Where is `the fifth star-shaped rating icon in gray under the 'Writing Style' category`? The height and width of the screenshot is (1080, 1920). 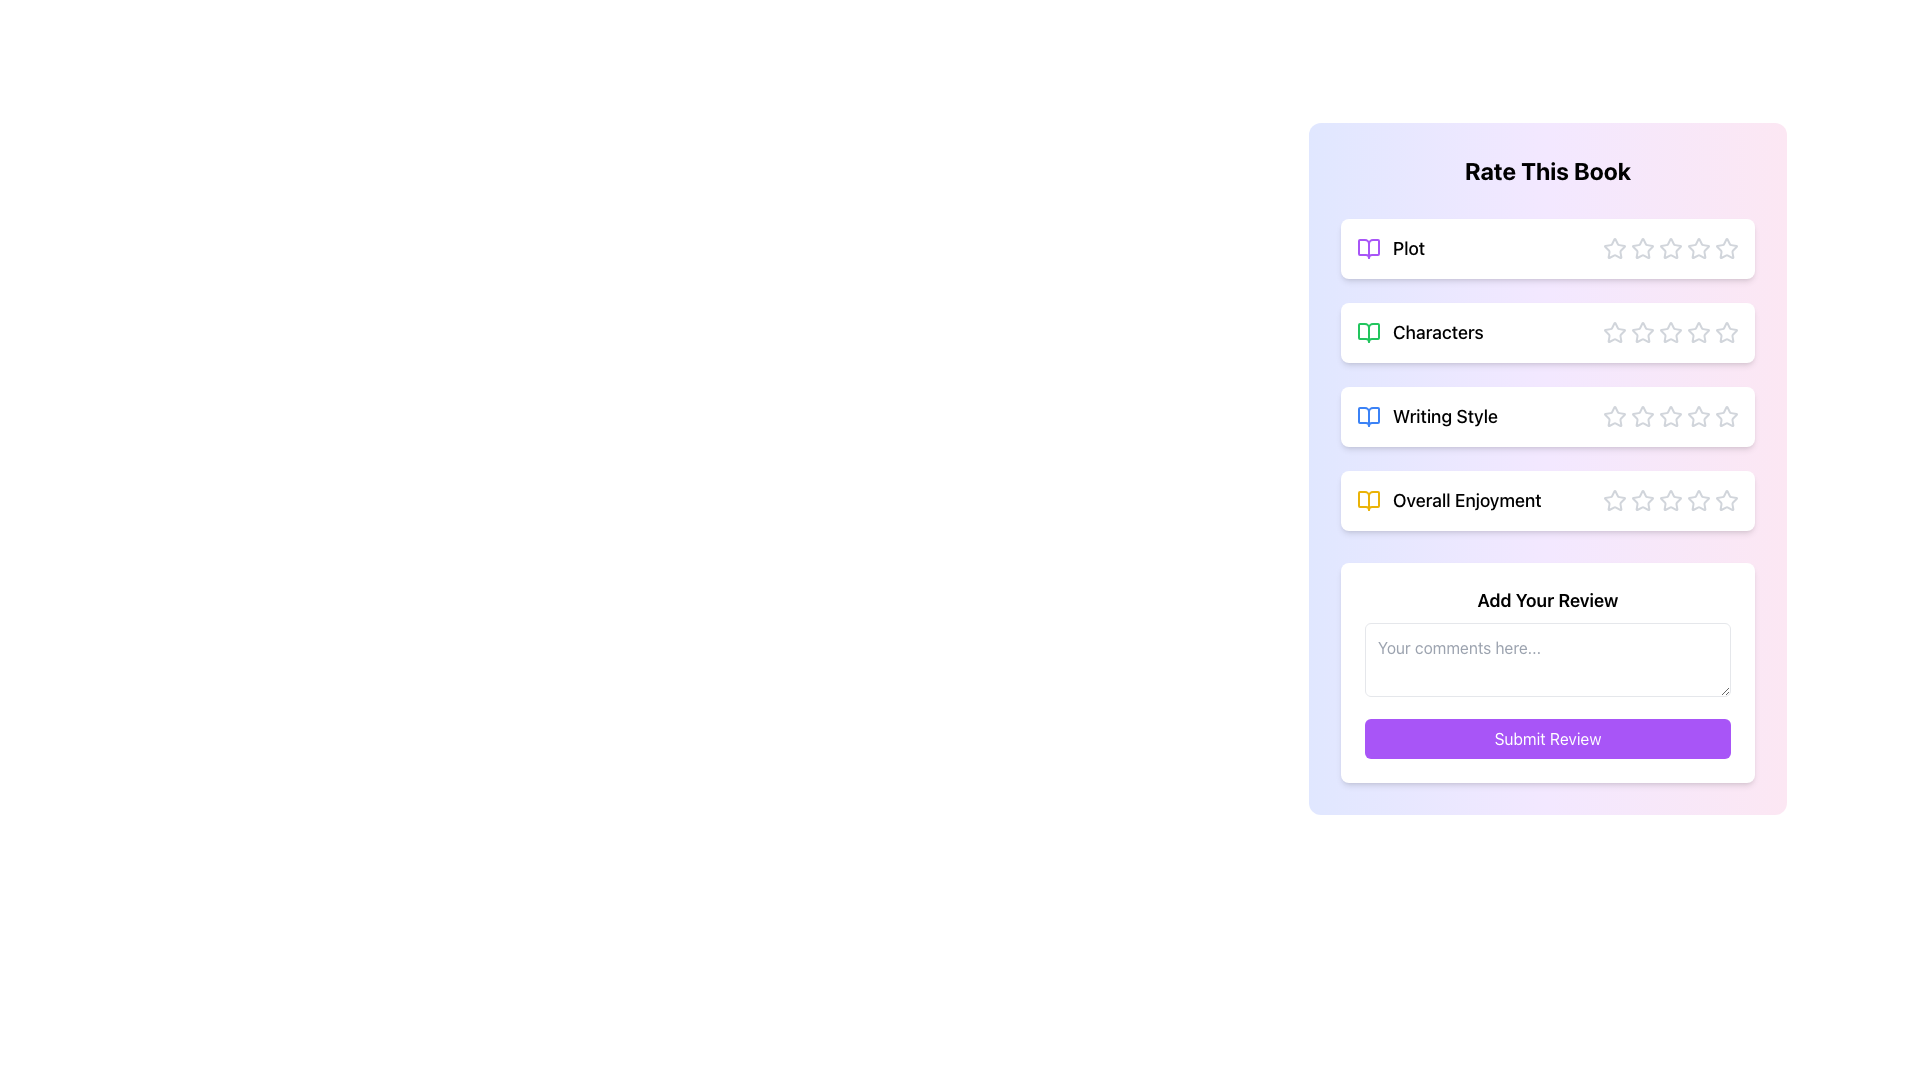
the fifth star-shaped rating icon in gray under the 'Writing Style' category is located at coordinates (1726, 415).